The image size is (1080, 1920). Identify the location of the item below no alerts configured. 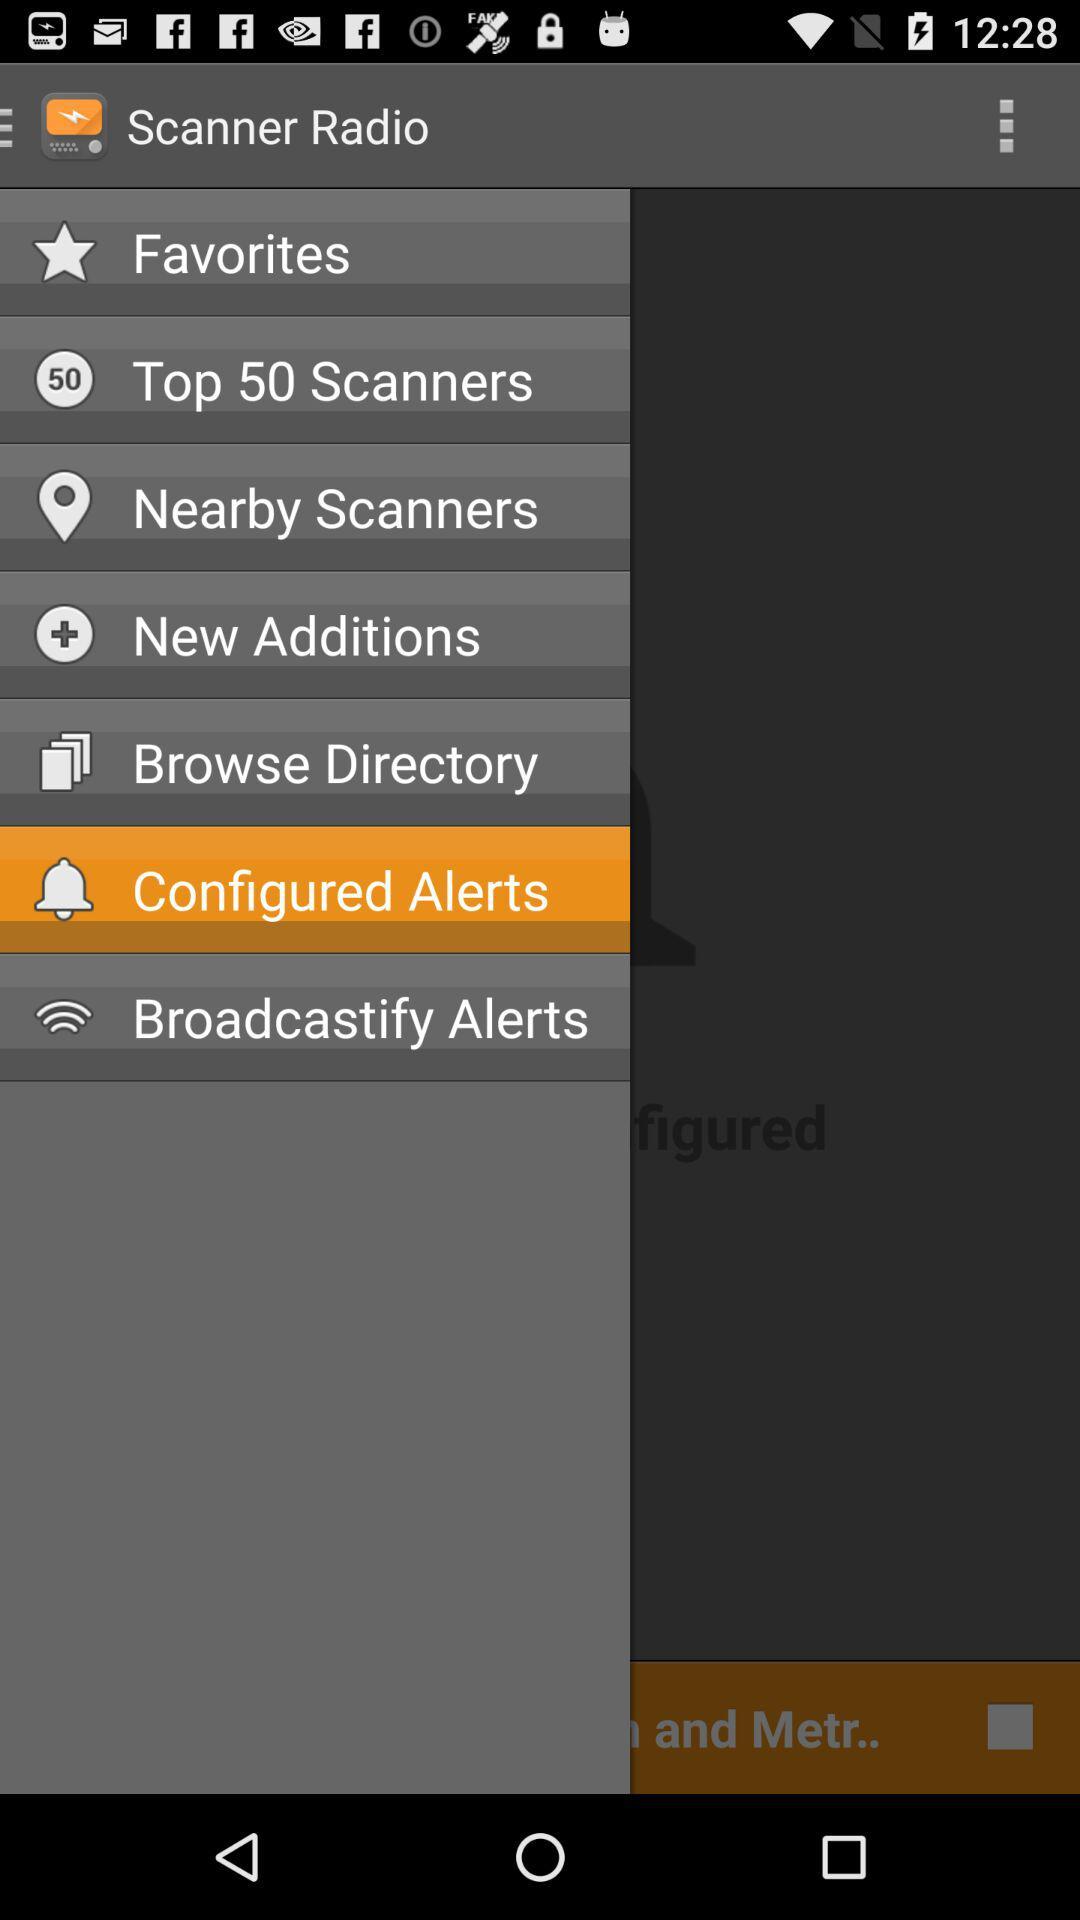
(1005, 1725).